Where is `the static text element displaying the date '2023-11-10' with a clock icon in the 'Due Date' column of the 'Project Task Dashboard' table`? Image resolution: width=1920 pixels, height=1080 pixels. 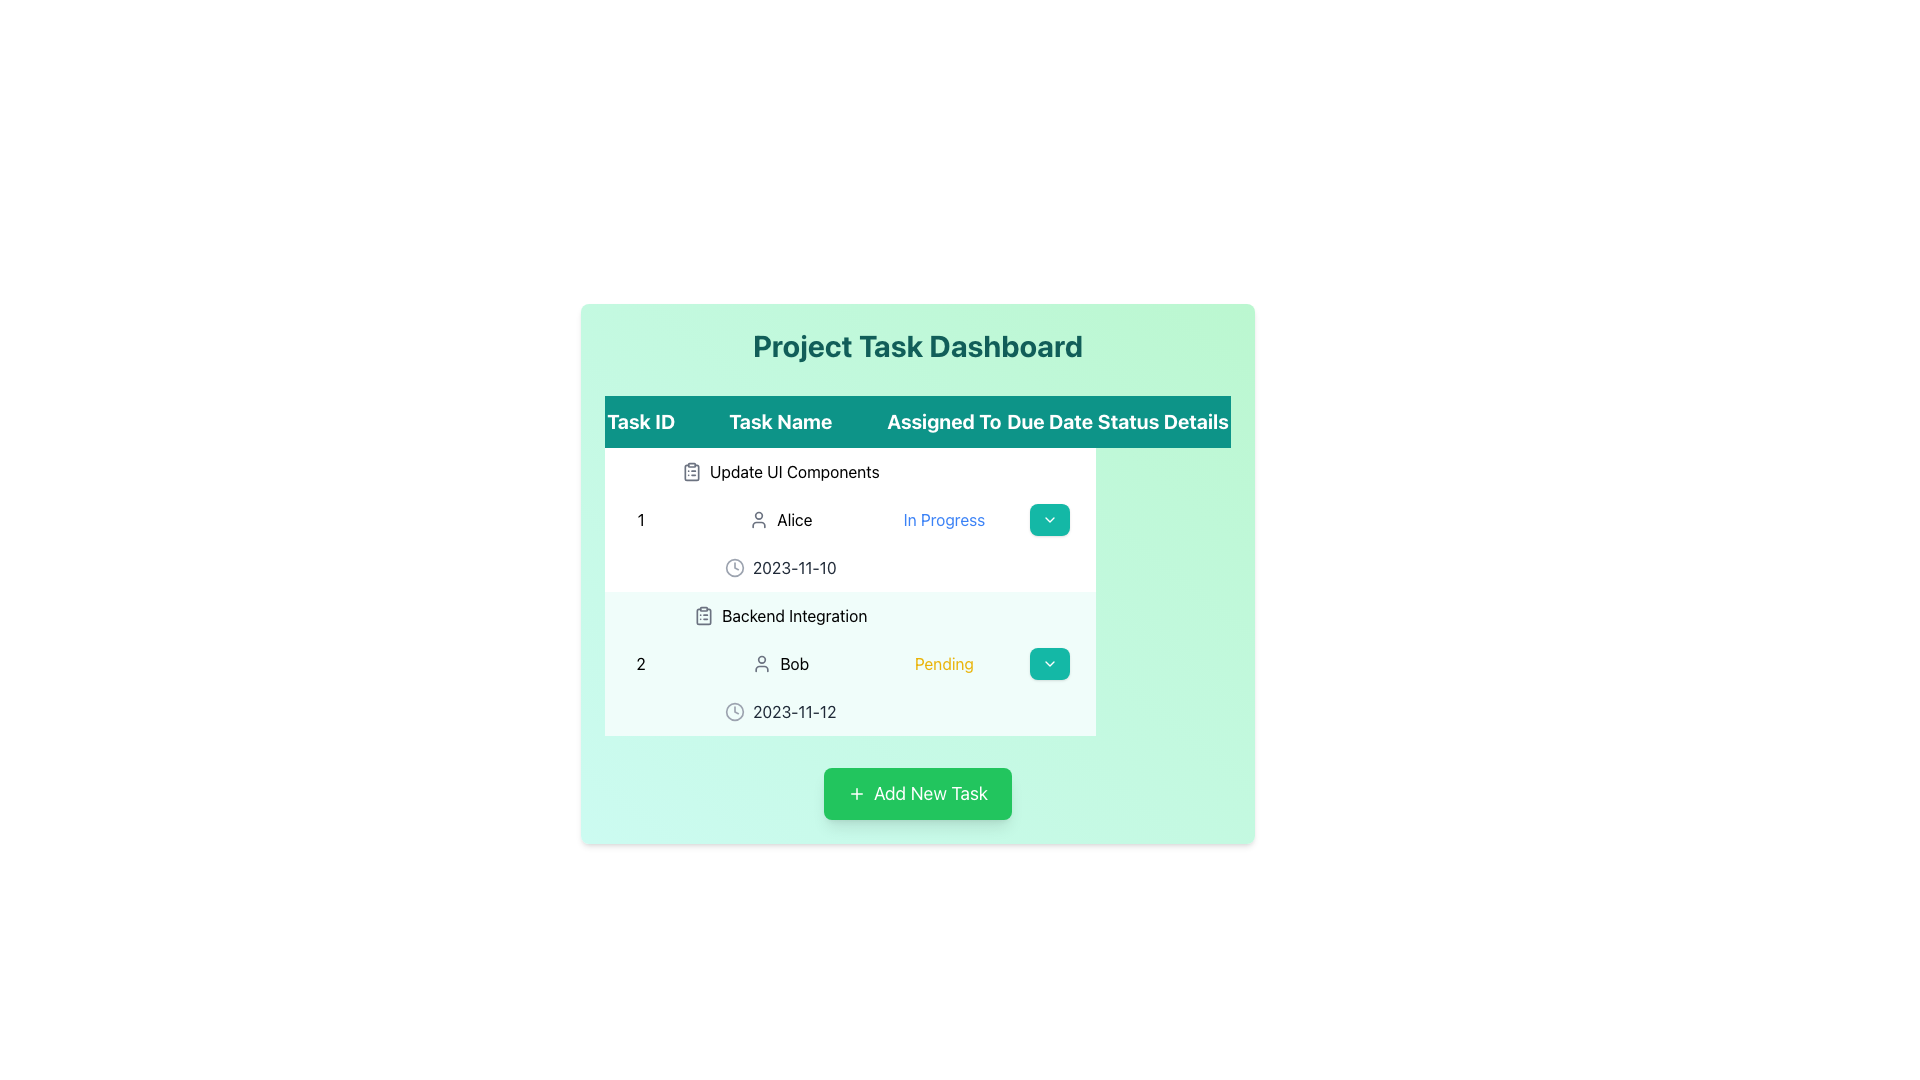 the static text element displaying the date '2023-11-10' with a clock icon in the 'Due Date' column of the 'Project Task Dashboard' table is located at coordinates (779, 567).